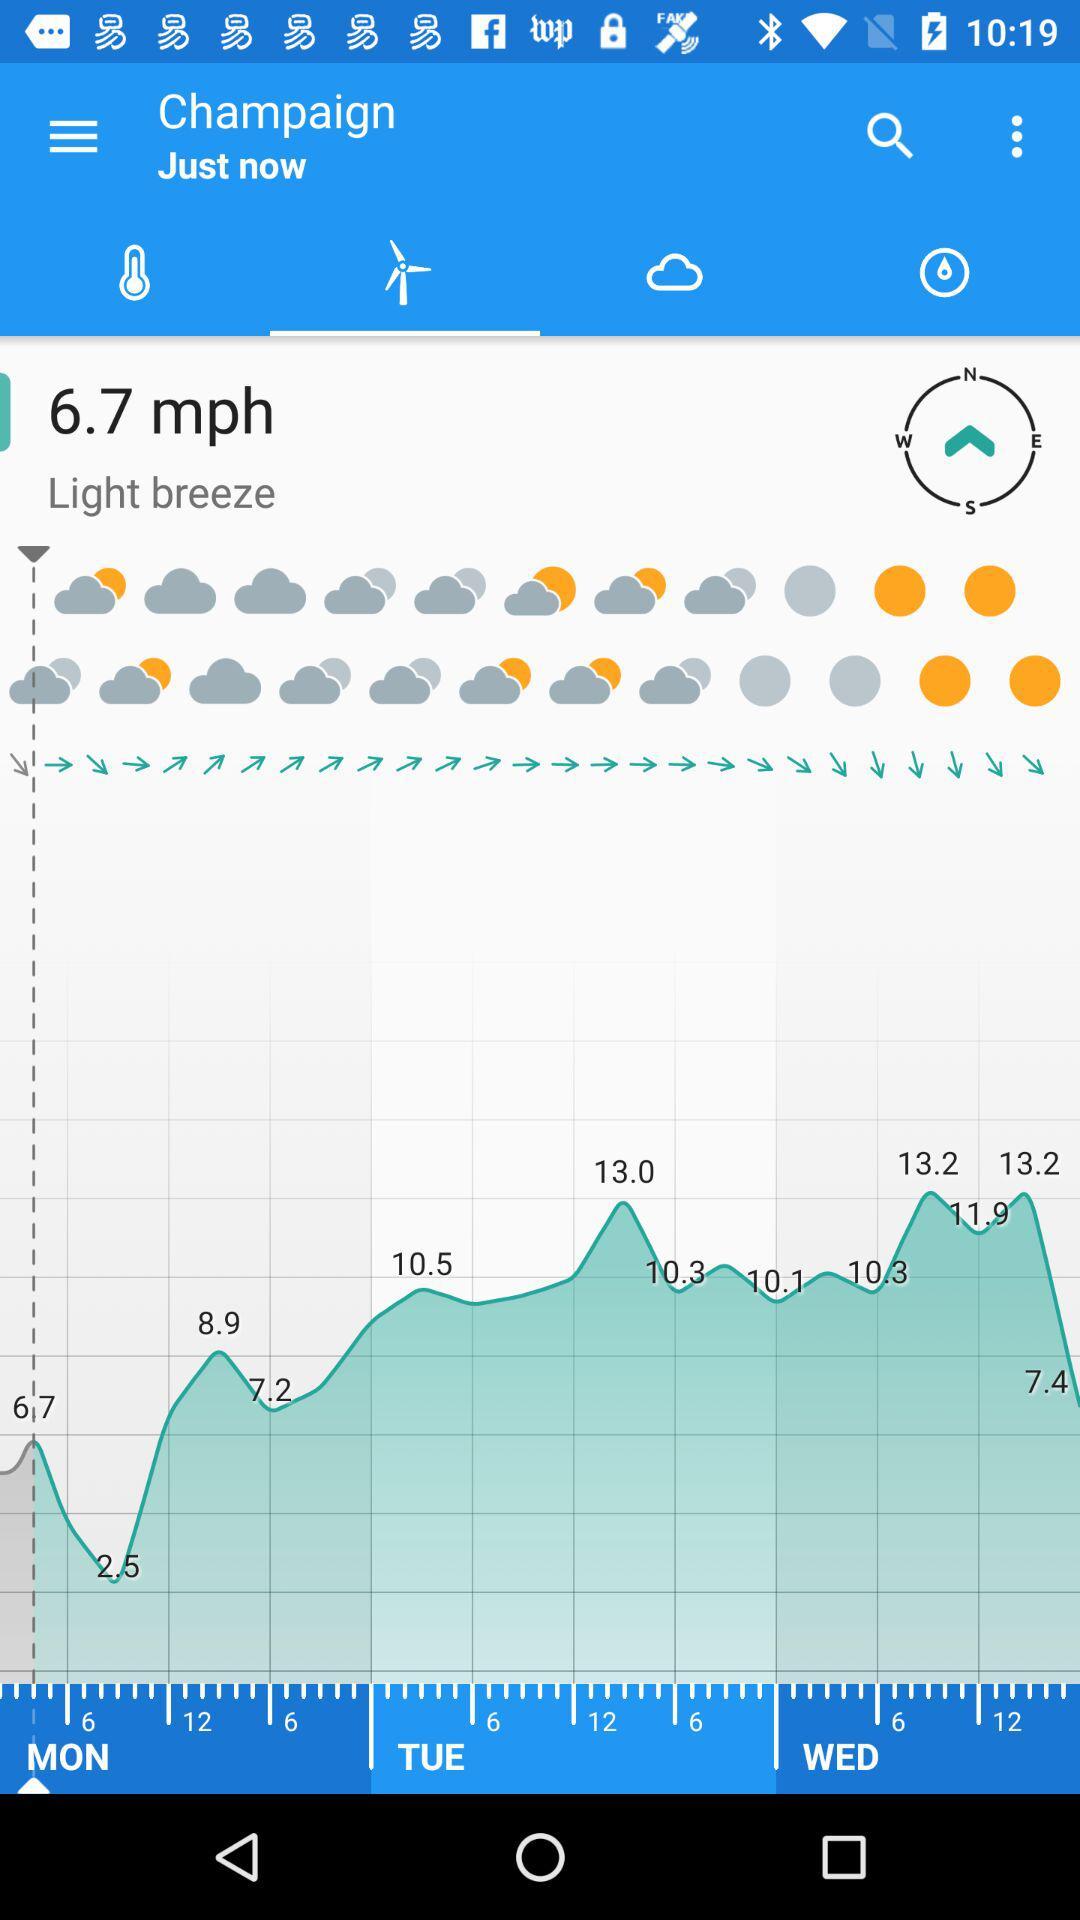  I want to click on the icon next to champaign item, so click(72, 135).